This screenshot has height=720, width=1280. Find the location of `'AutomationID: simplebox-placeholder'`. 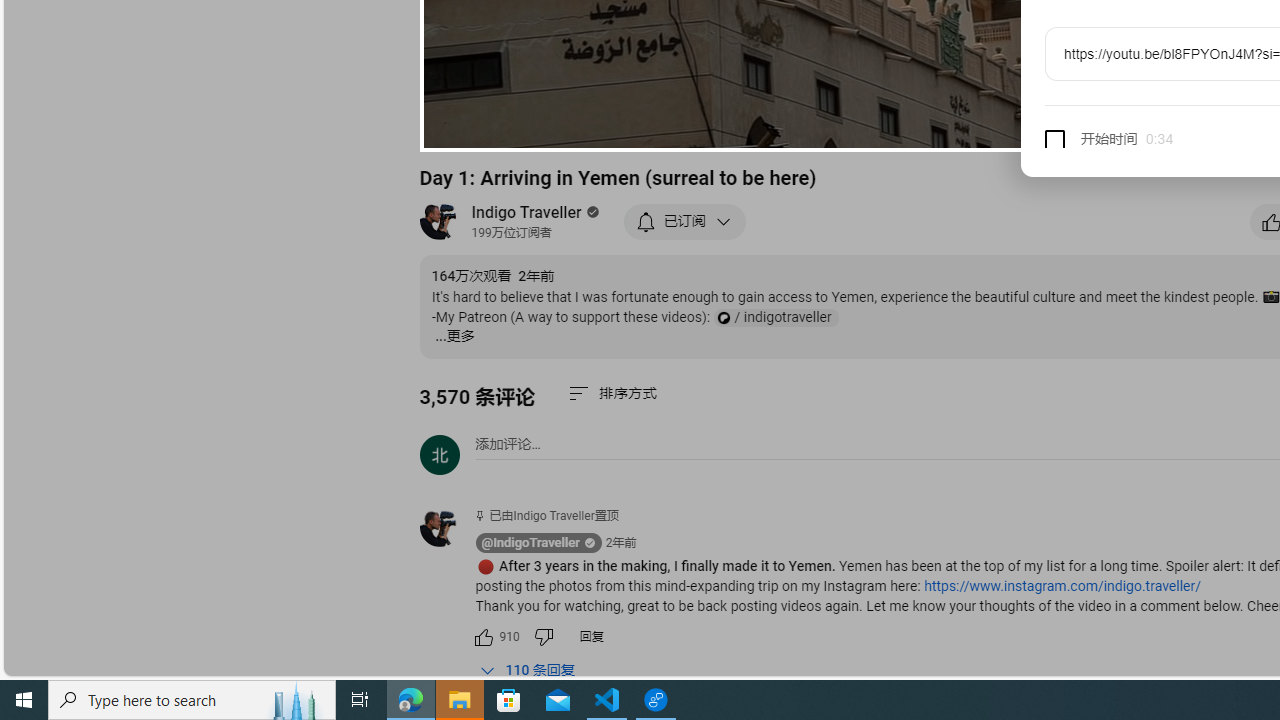

'AutomationID: simplebox-placeholder' is located at coordinates (508, 443).